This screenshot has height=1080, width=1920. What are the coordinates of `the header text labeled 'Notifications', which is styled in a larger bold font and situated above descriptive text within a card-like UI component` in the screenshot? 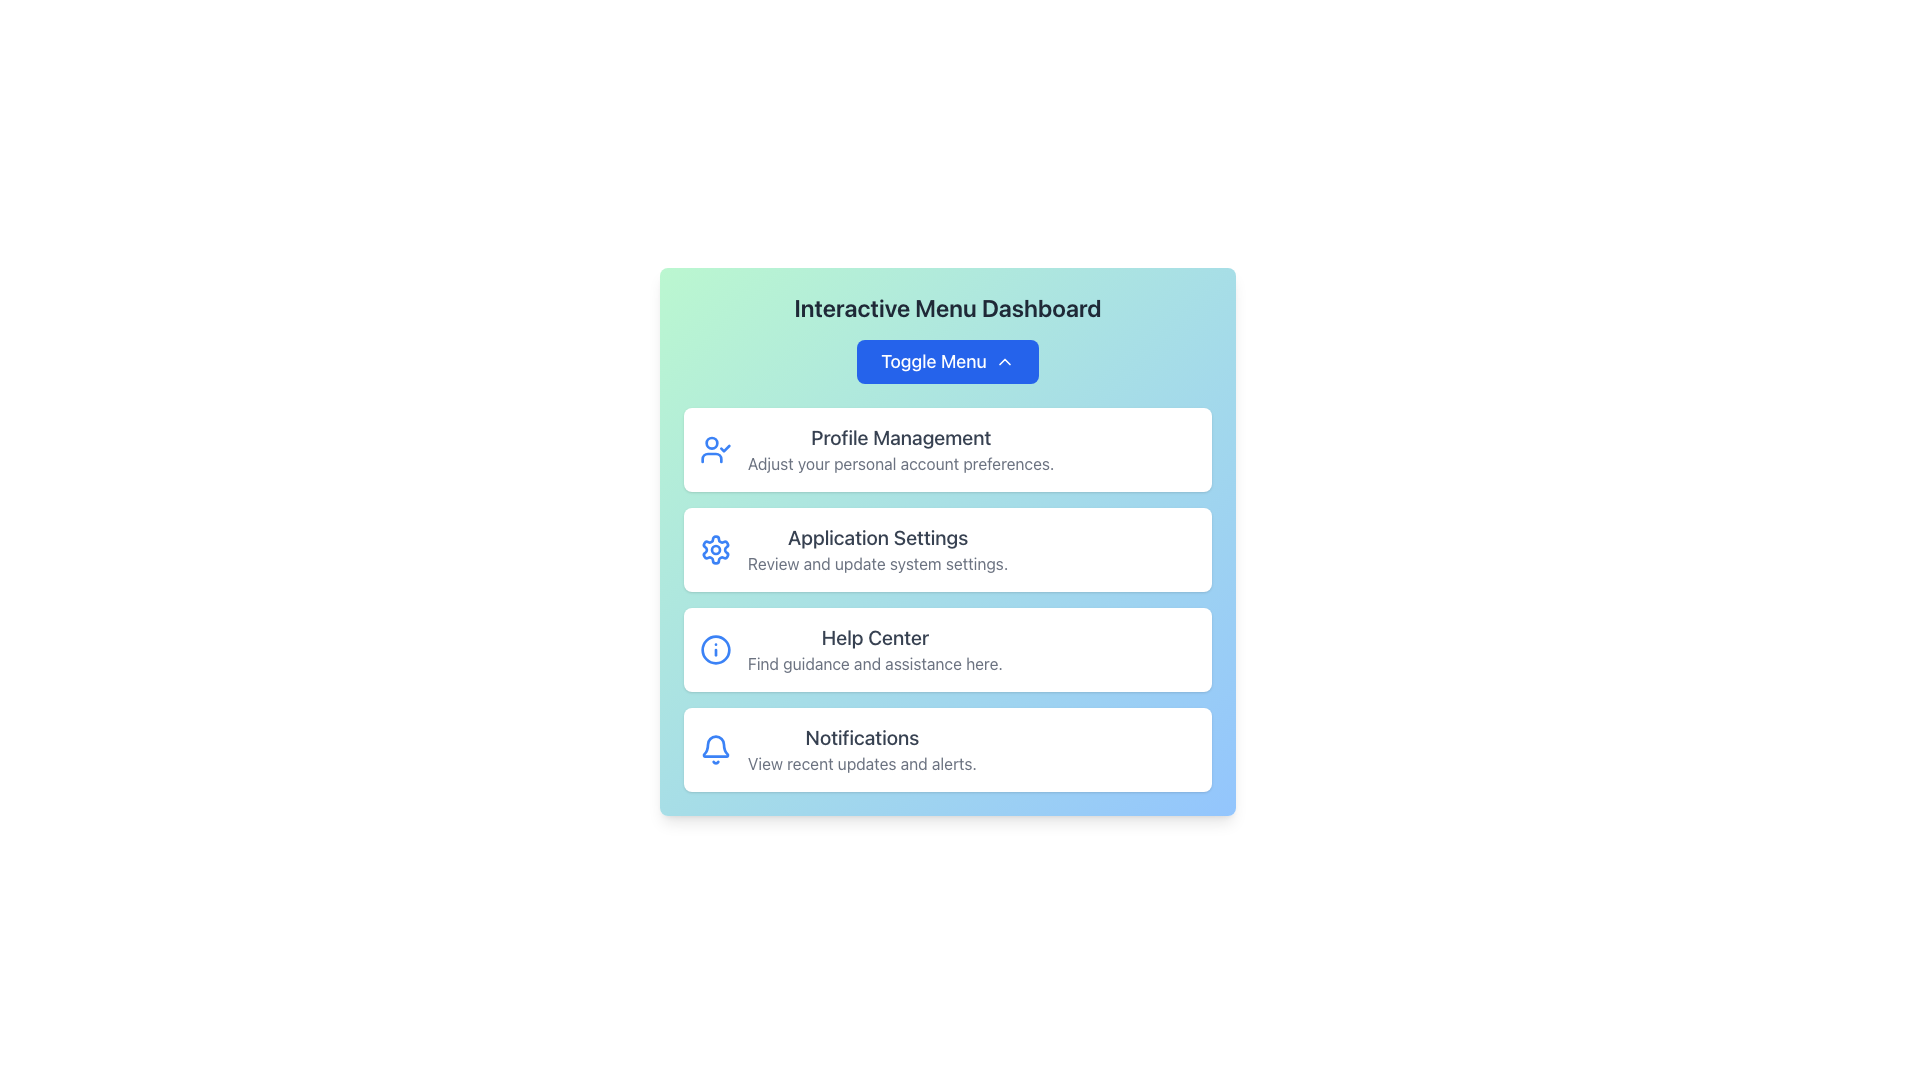 It's located at (862, 737).